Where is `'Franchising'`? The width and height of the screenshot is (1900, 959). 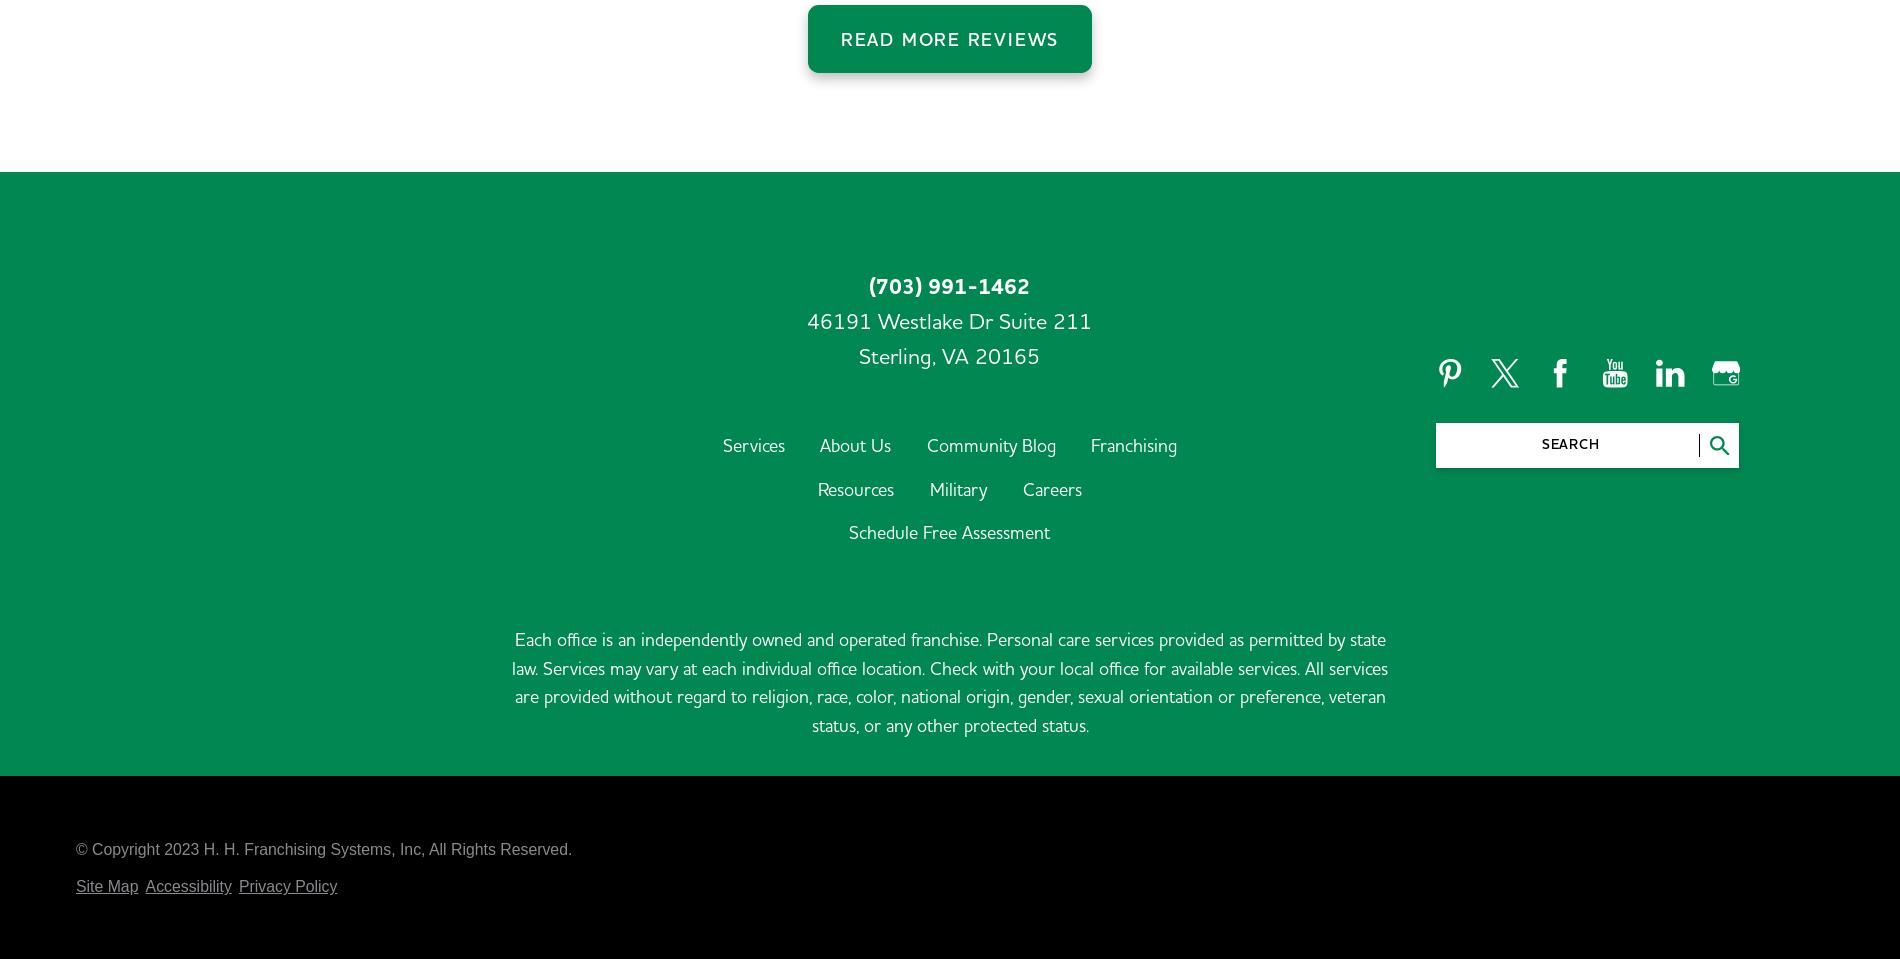 'Franchising' is located at coordinates (1133, 314).